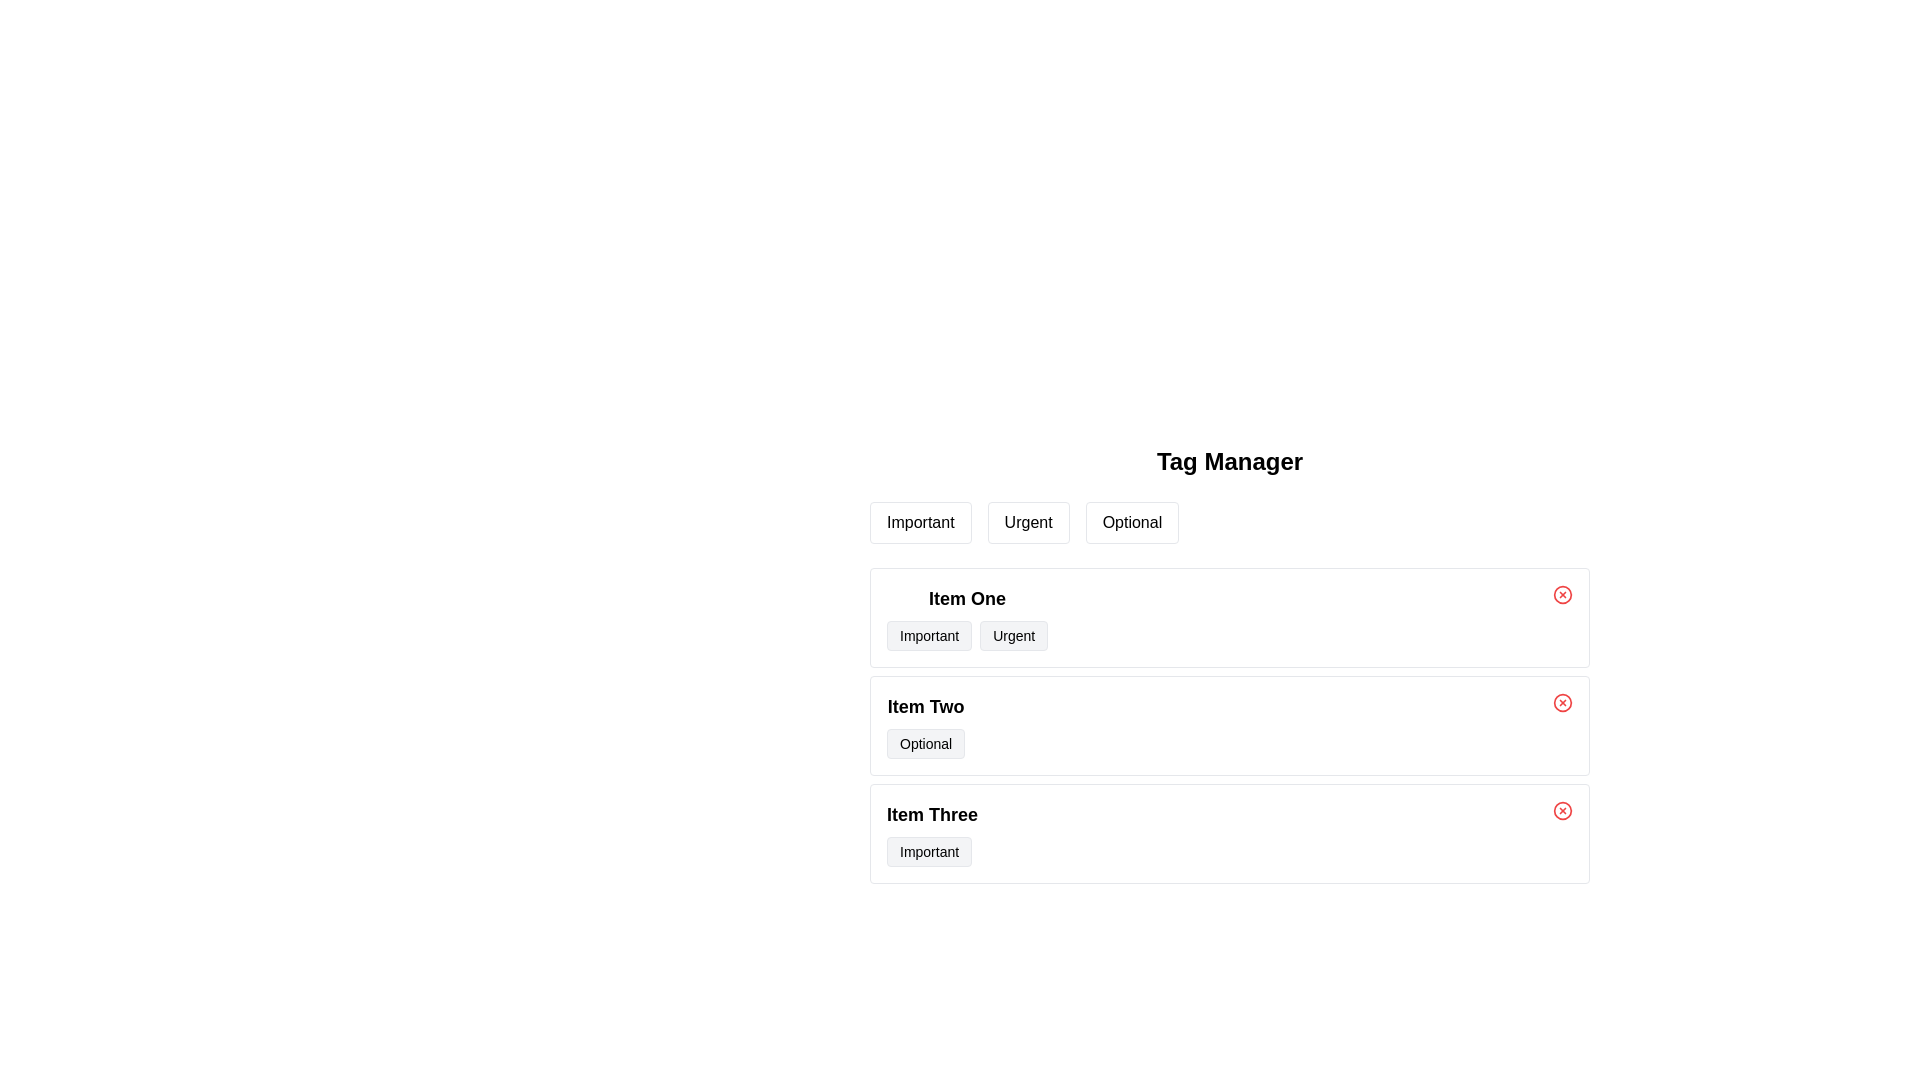  I want to click on text from the 'Urgent' badge associated with the 'Item One' section, which is the second badge in a group of similar badges, so click(1014, 636).